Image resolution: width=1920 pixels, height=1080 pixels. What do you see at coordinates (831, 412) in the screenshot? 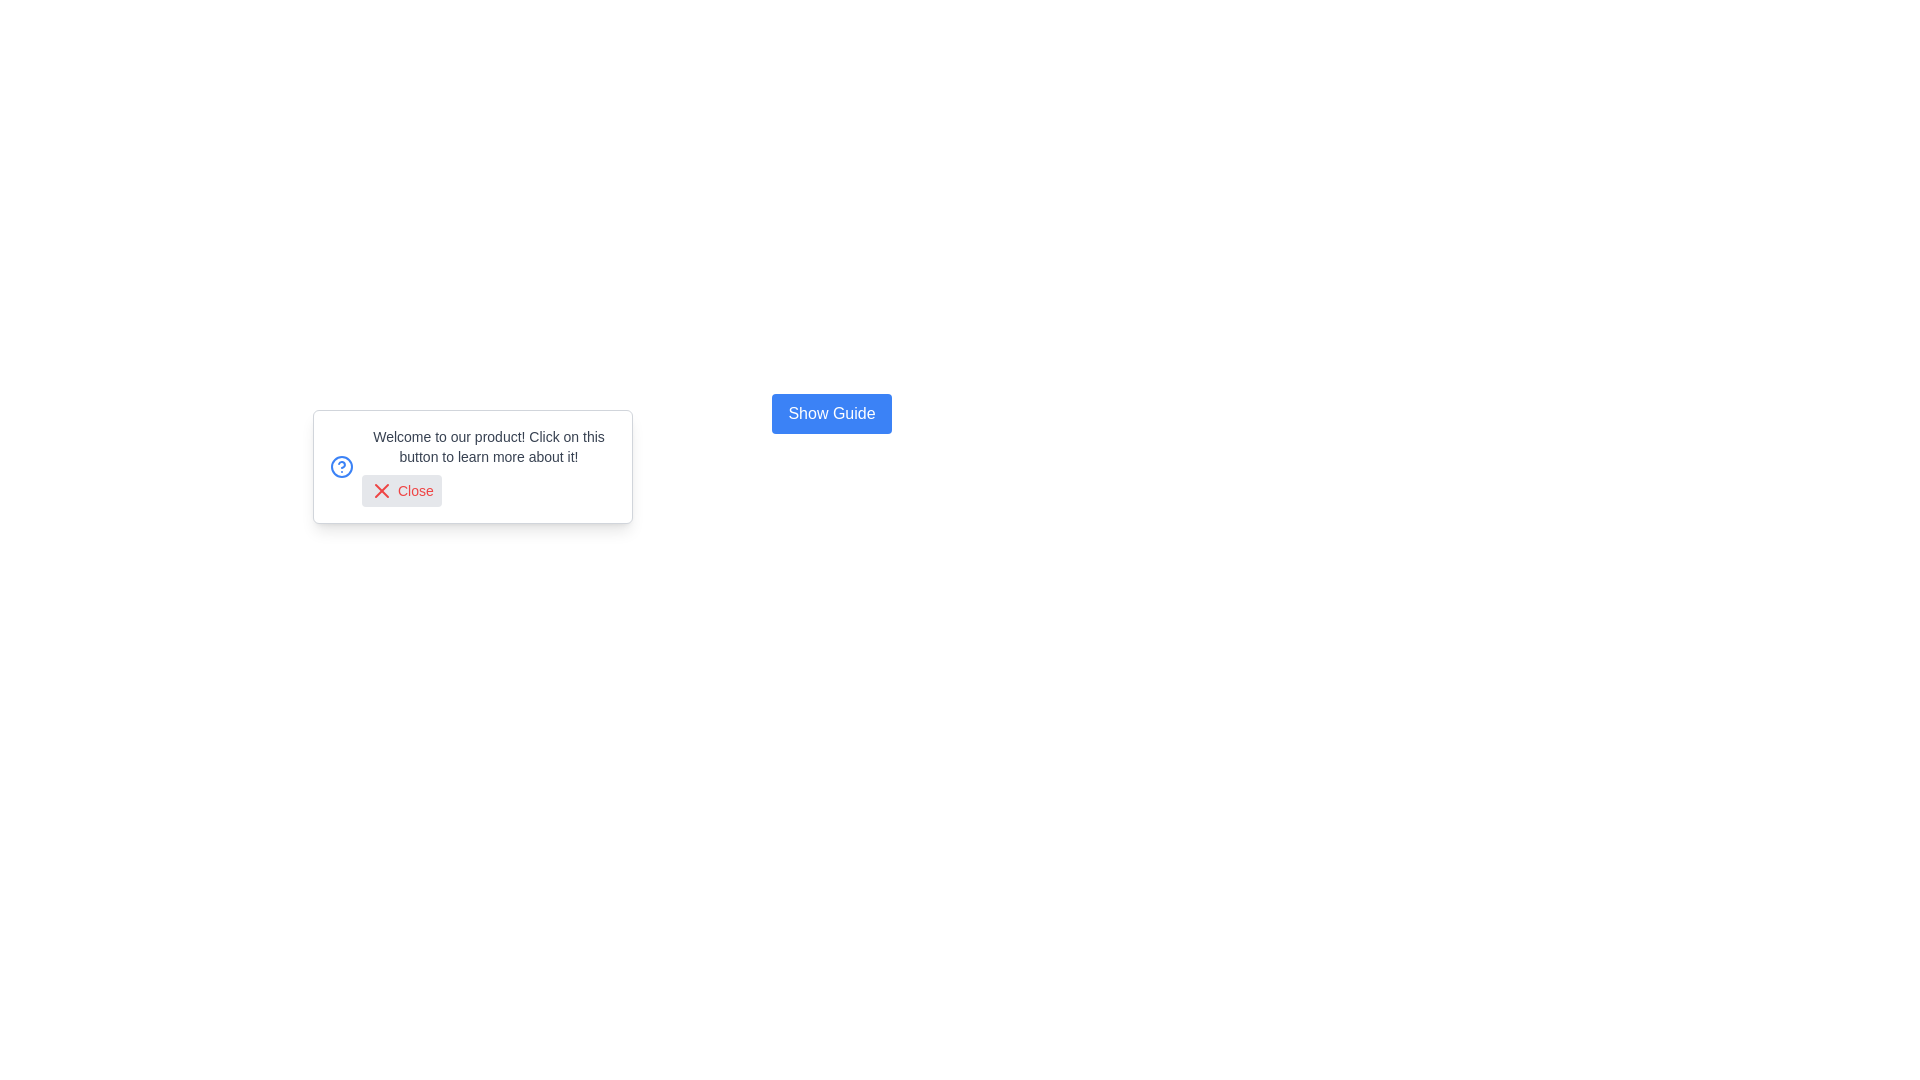
I see `the button located at the center-right portion of the interface` at bounding box center [831, 412].